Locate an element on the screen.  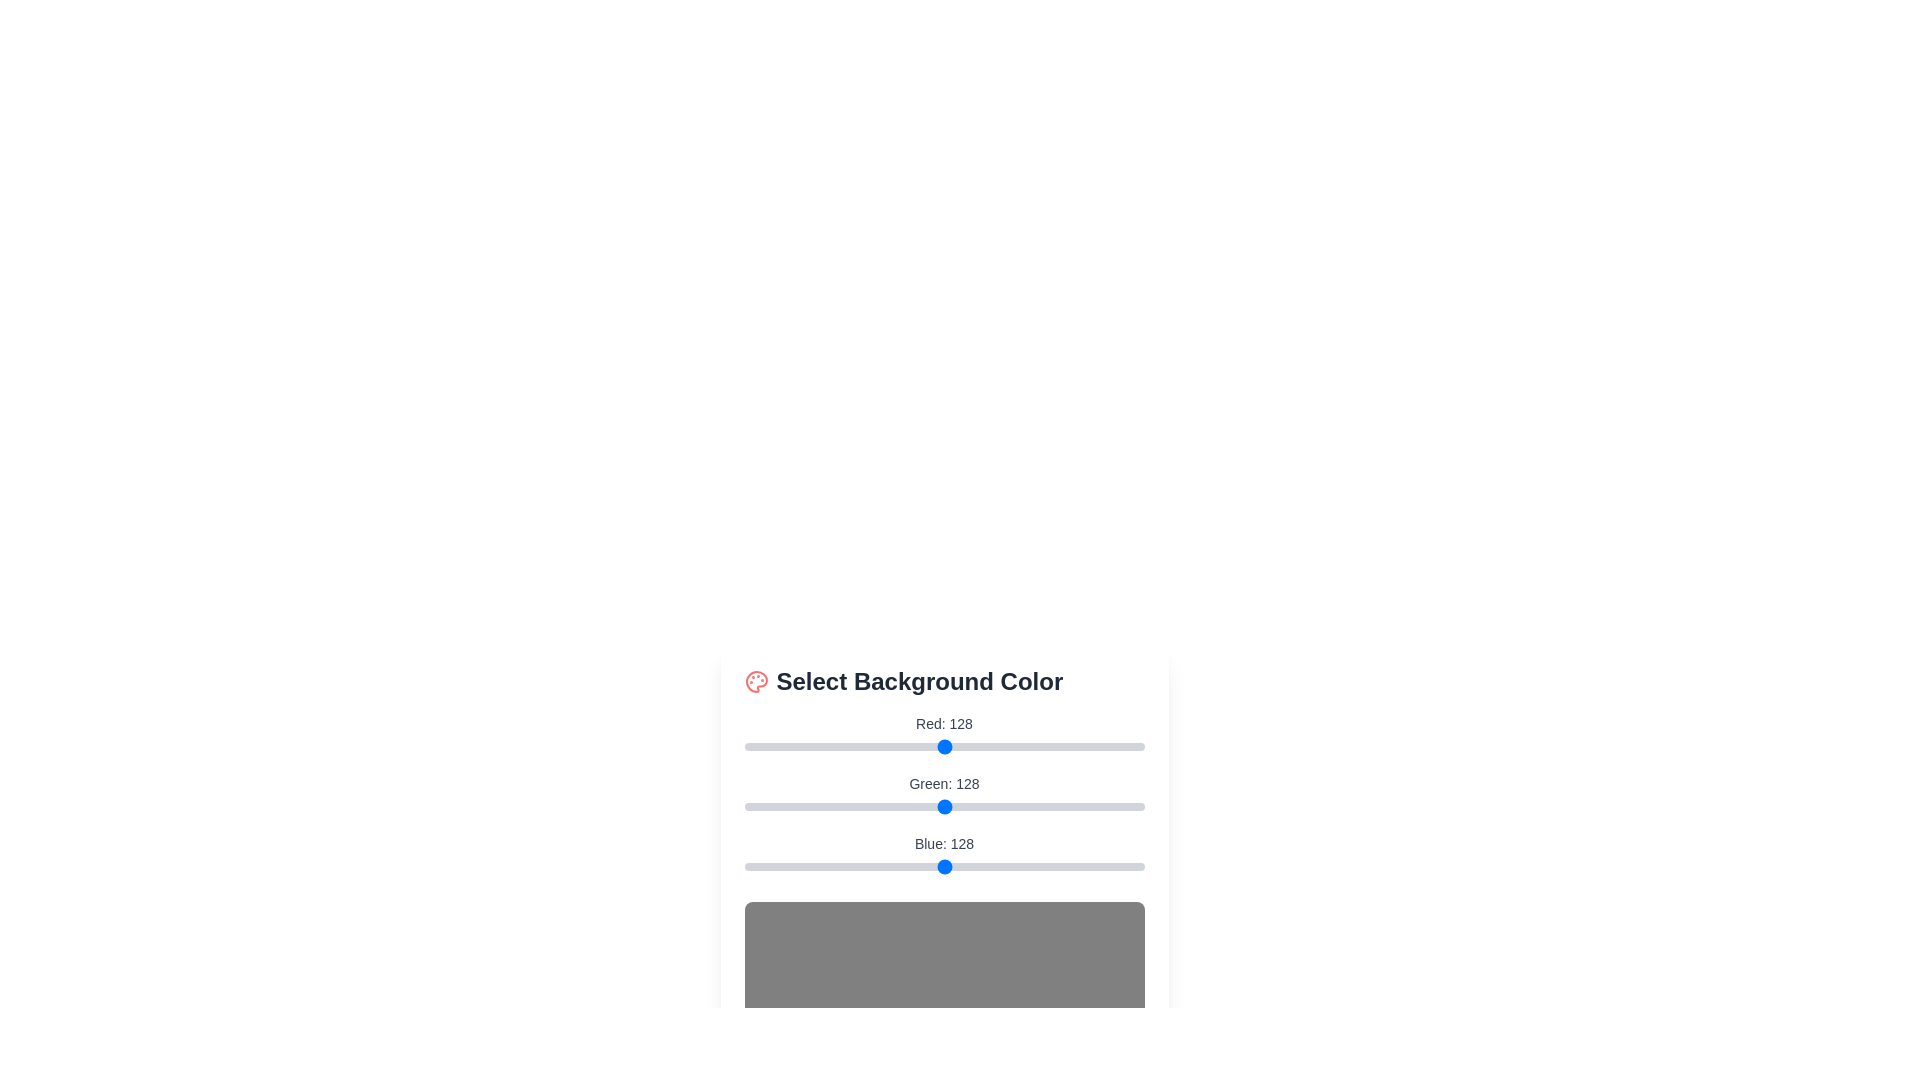
the red slider to 240 to adjust the red component of the background color is located at coordinates (1120, 747).